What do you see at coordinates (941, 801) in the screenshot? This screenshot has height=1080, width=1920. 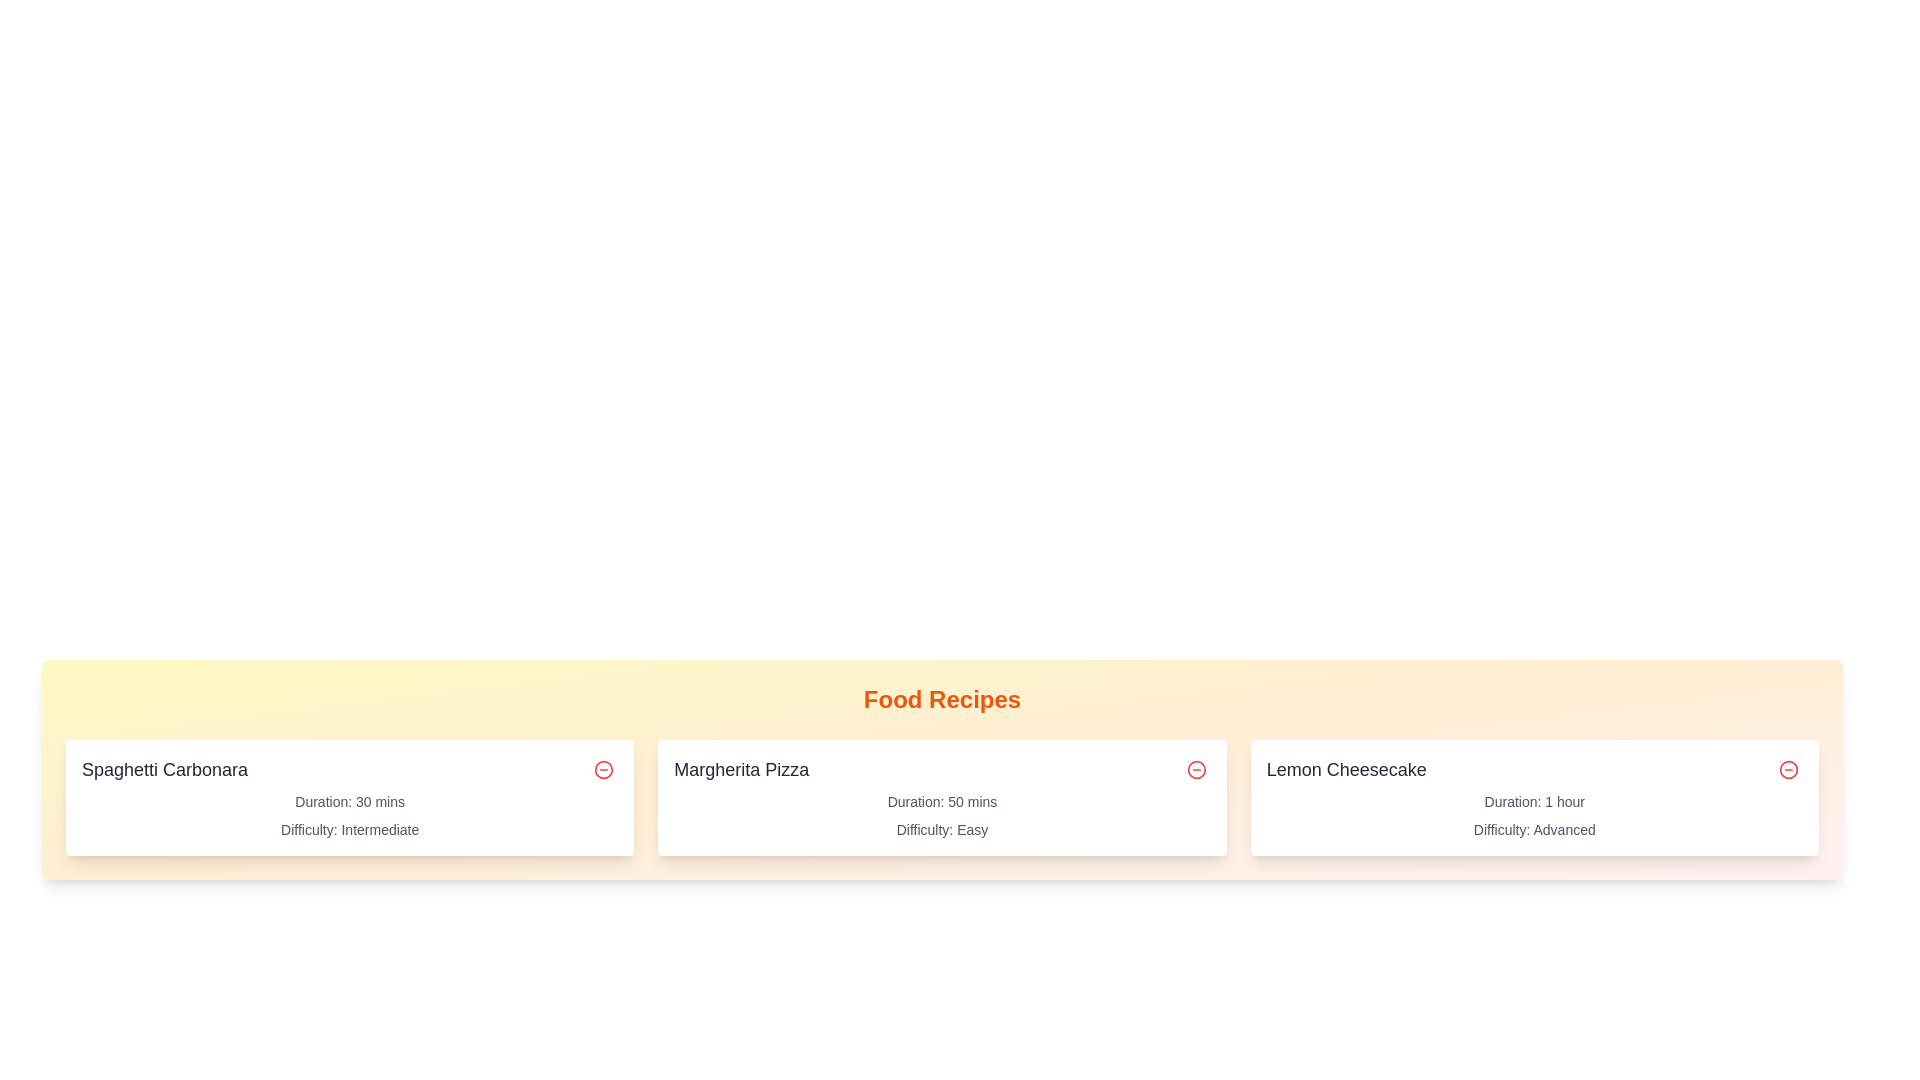 I see `the text display stating 'Duration: 50 mins', which is styled in a small font size and gray color, located under the 'Margherita Pizza' heading` at bounding box center [941, 801].